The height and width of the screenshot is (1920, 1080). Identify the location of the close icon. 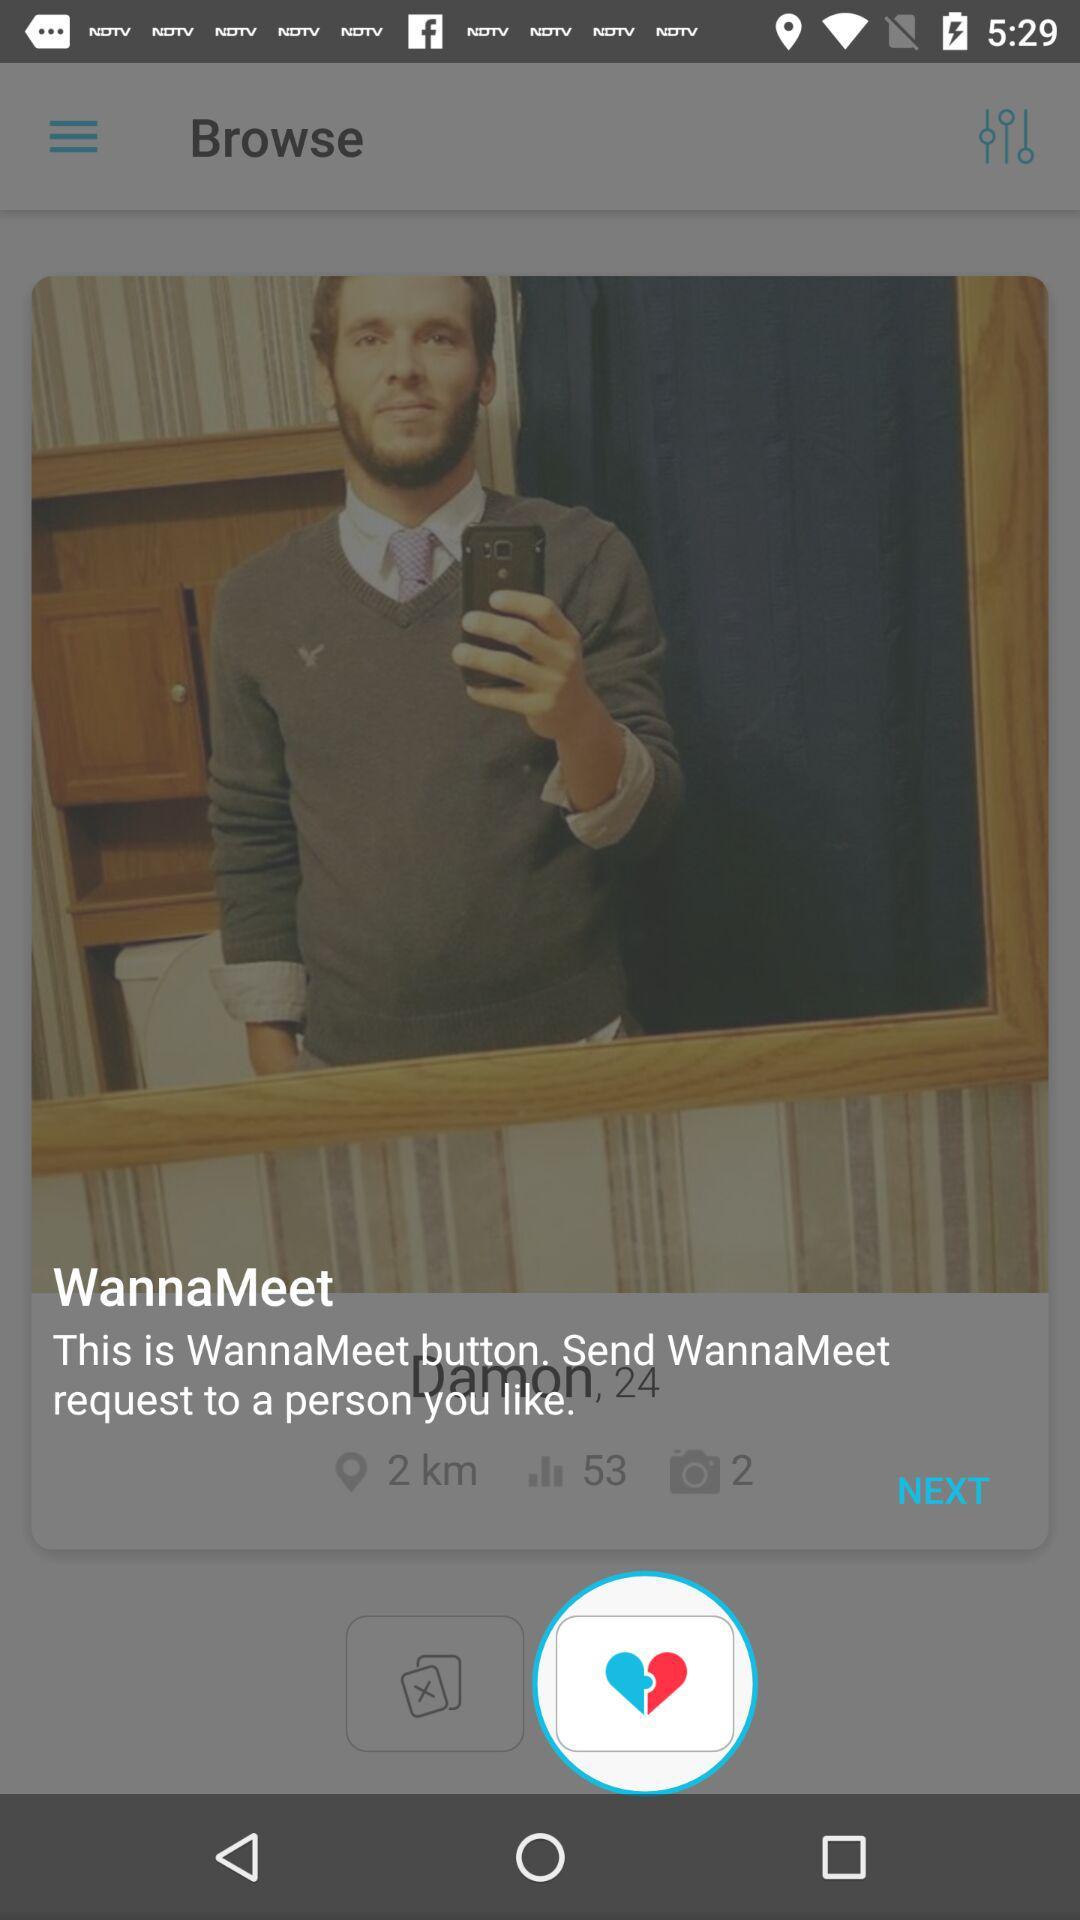
(434, 1682).